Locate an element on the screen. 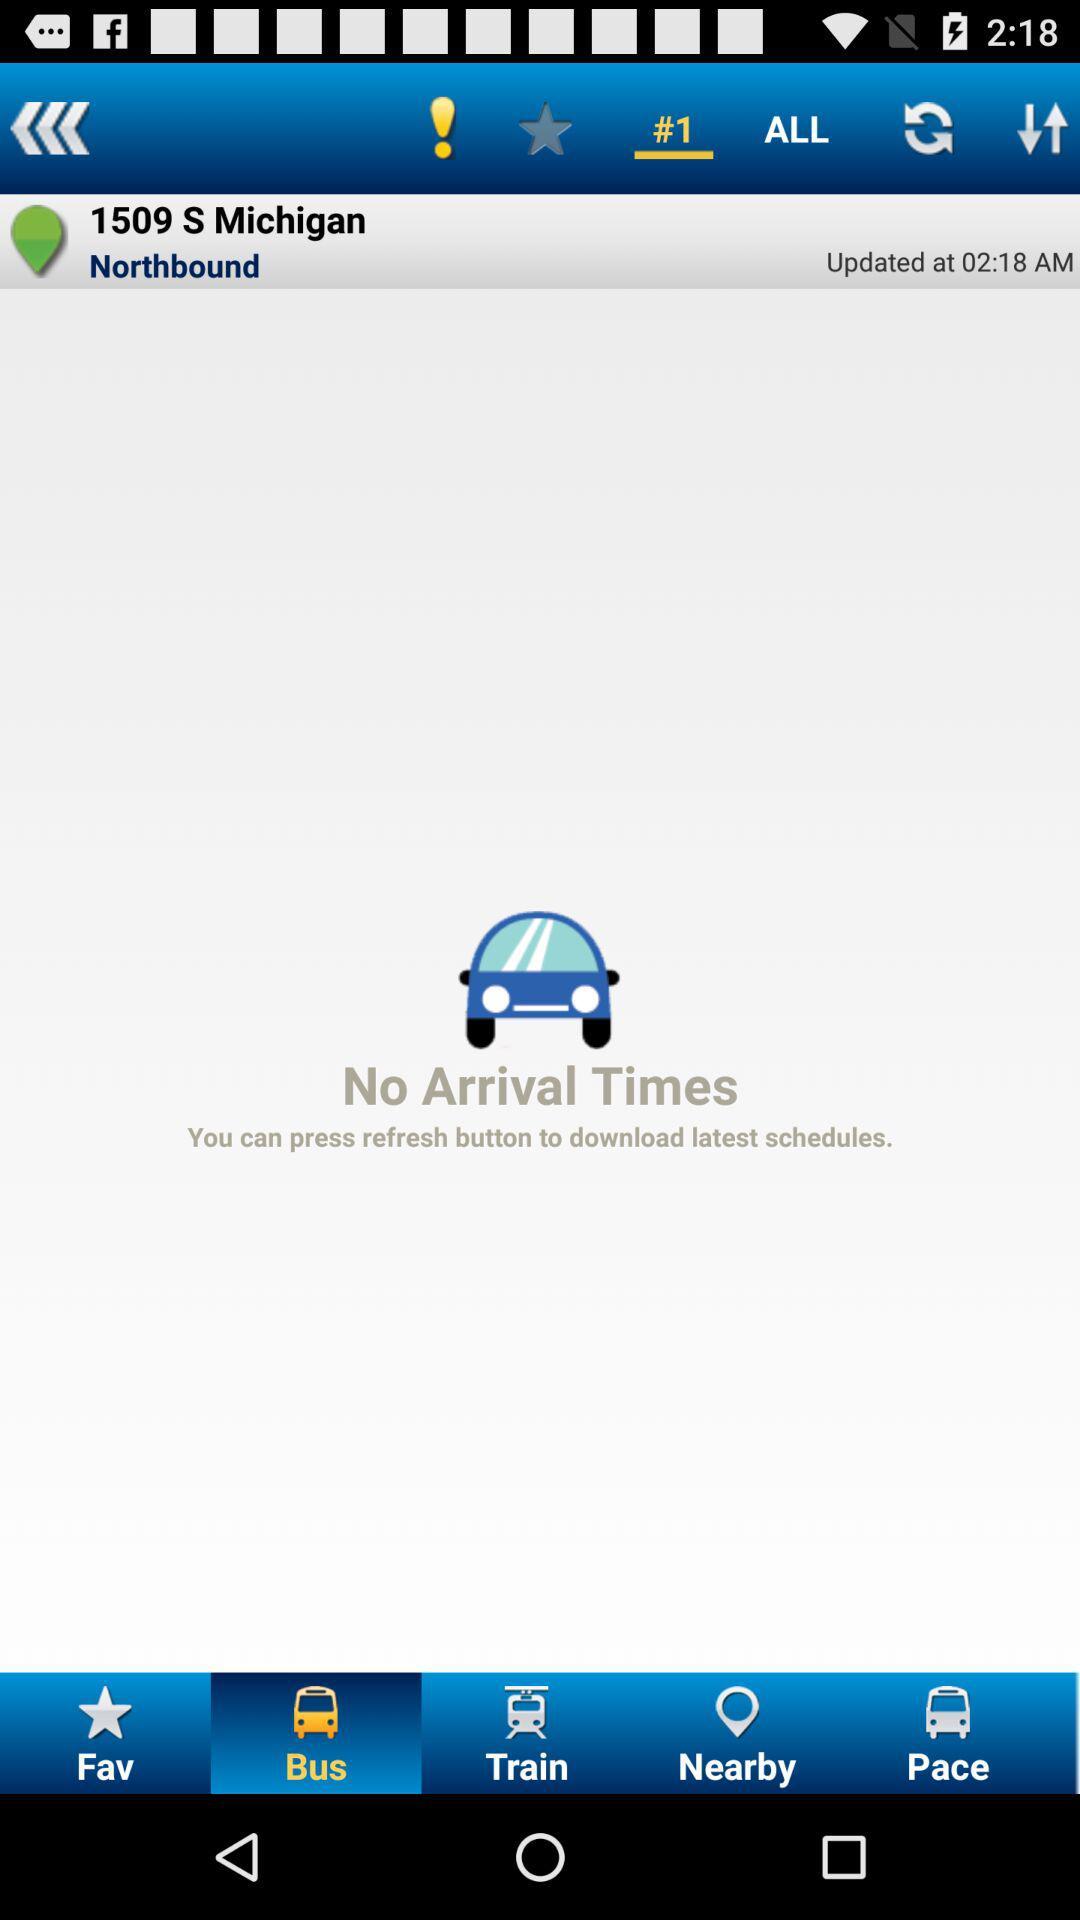 The image size is (1080, 1920). the app next to 1509 s michigan is located at coordinates (39, 240).